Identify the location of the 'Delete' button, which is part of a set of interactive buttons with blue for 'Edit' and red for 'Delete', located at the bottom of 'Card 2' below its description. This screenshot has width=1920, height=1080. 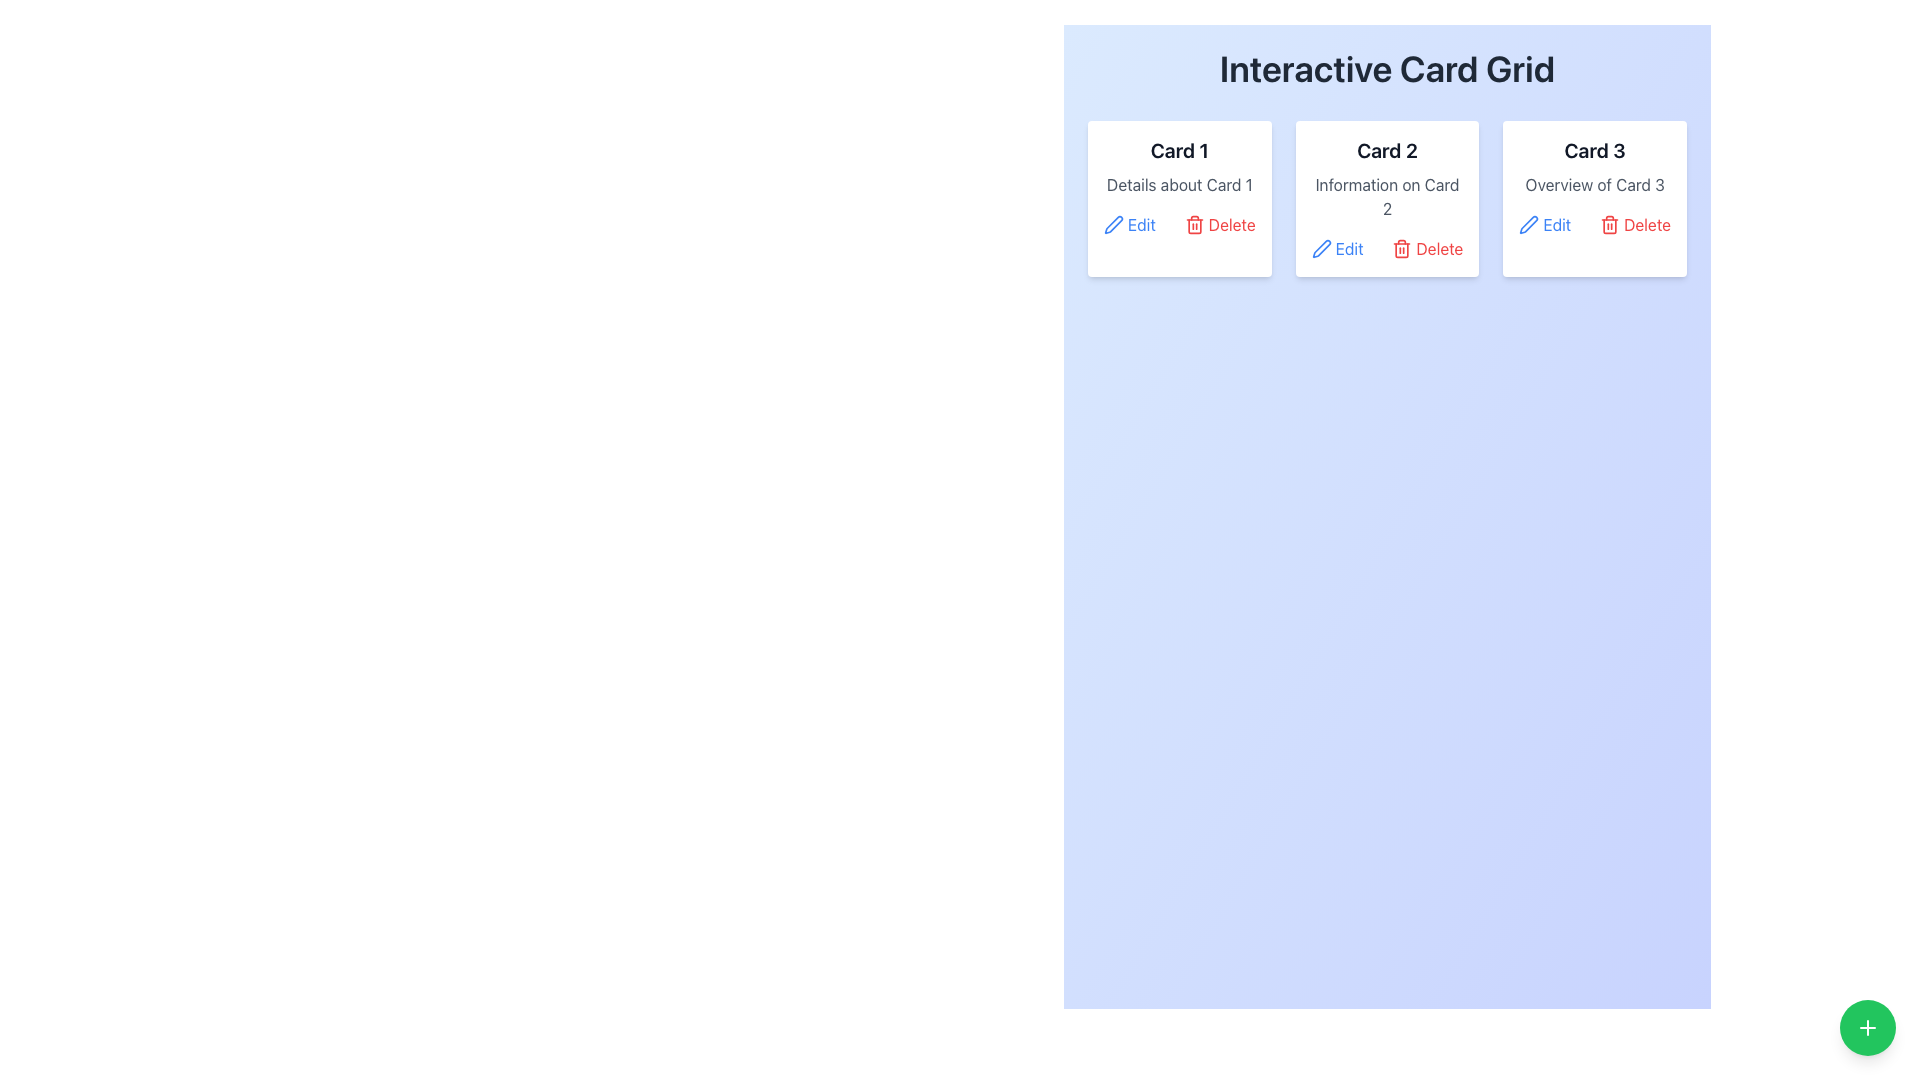
(1386, 248).